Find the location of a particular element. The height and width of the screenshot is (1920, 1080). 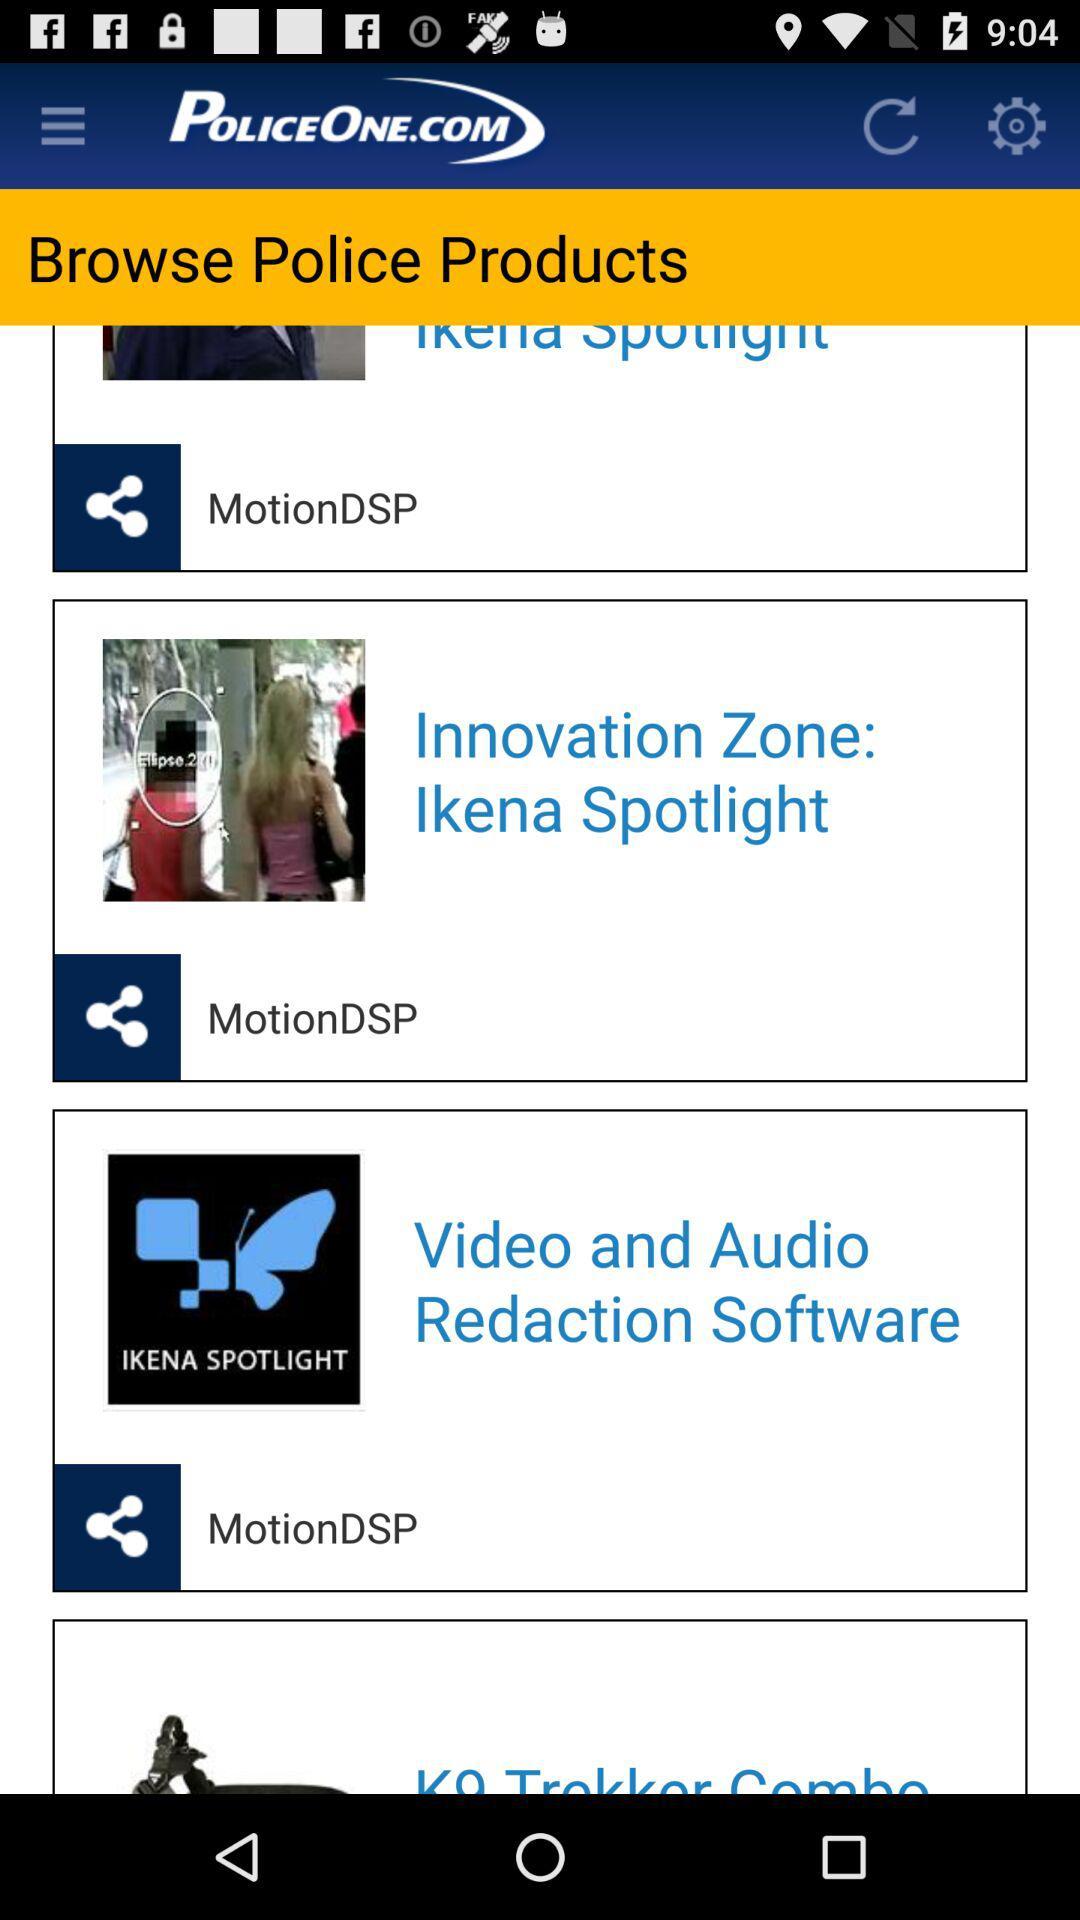

share the article is located at coordinates (117, 1525).